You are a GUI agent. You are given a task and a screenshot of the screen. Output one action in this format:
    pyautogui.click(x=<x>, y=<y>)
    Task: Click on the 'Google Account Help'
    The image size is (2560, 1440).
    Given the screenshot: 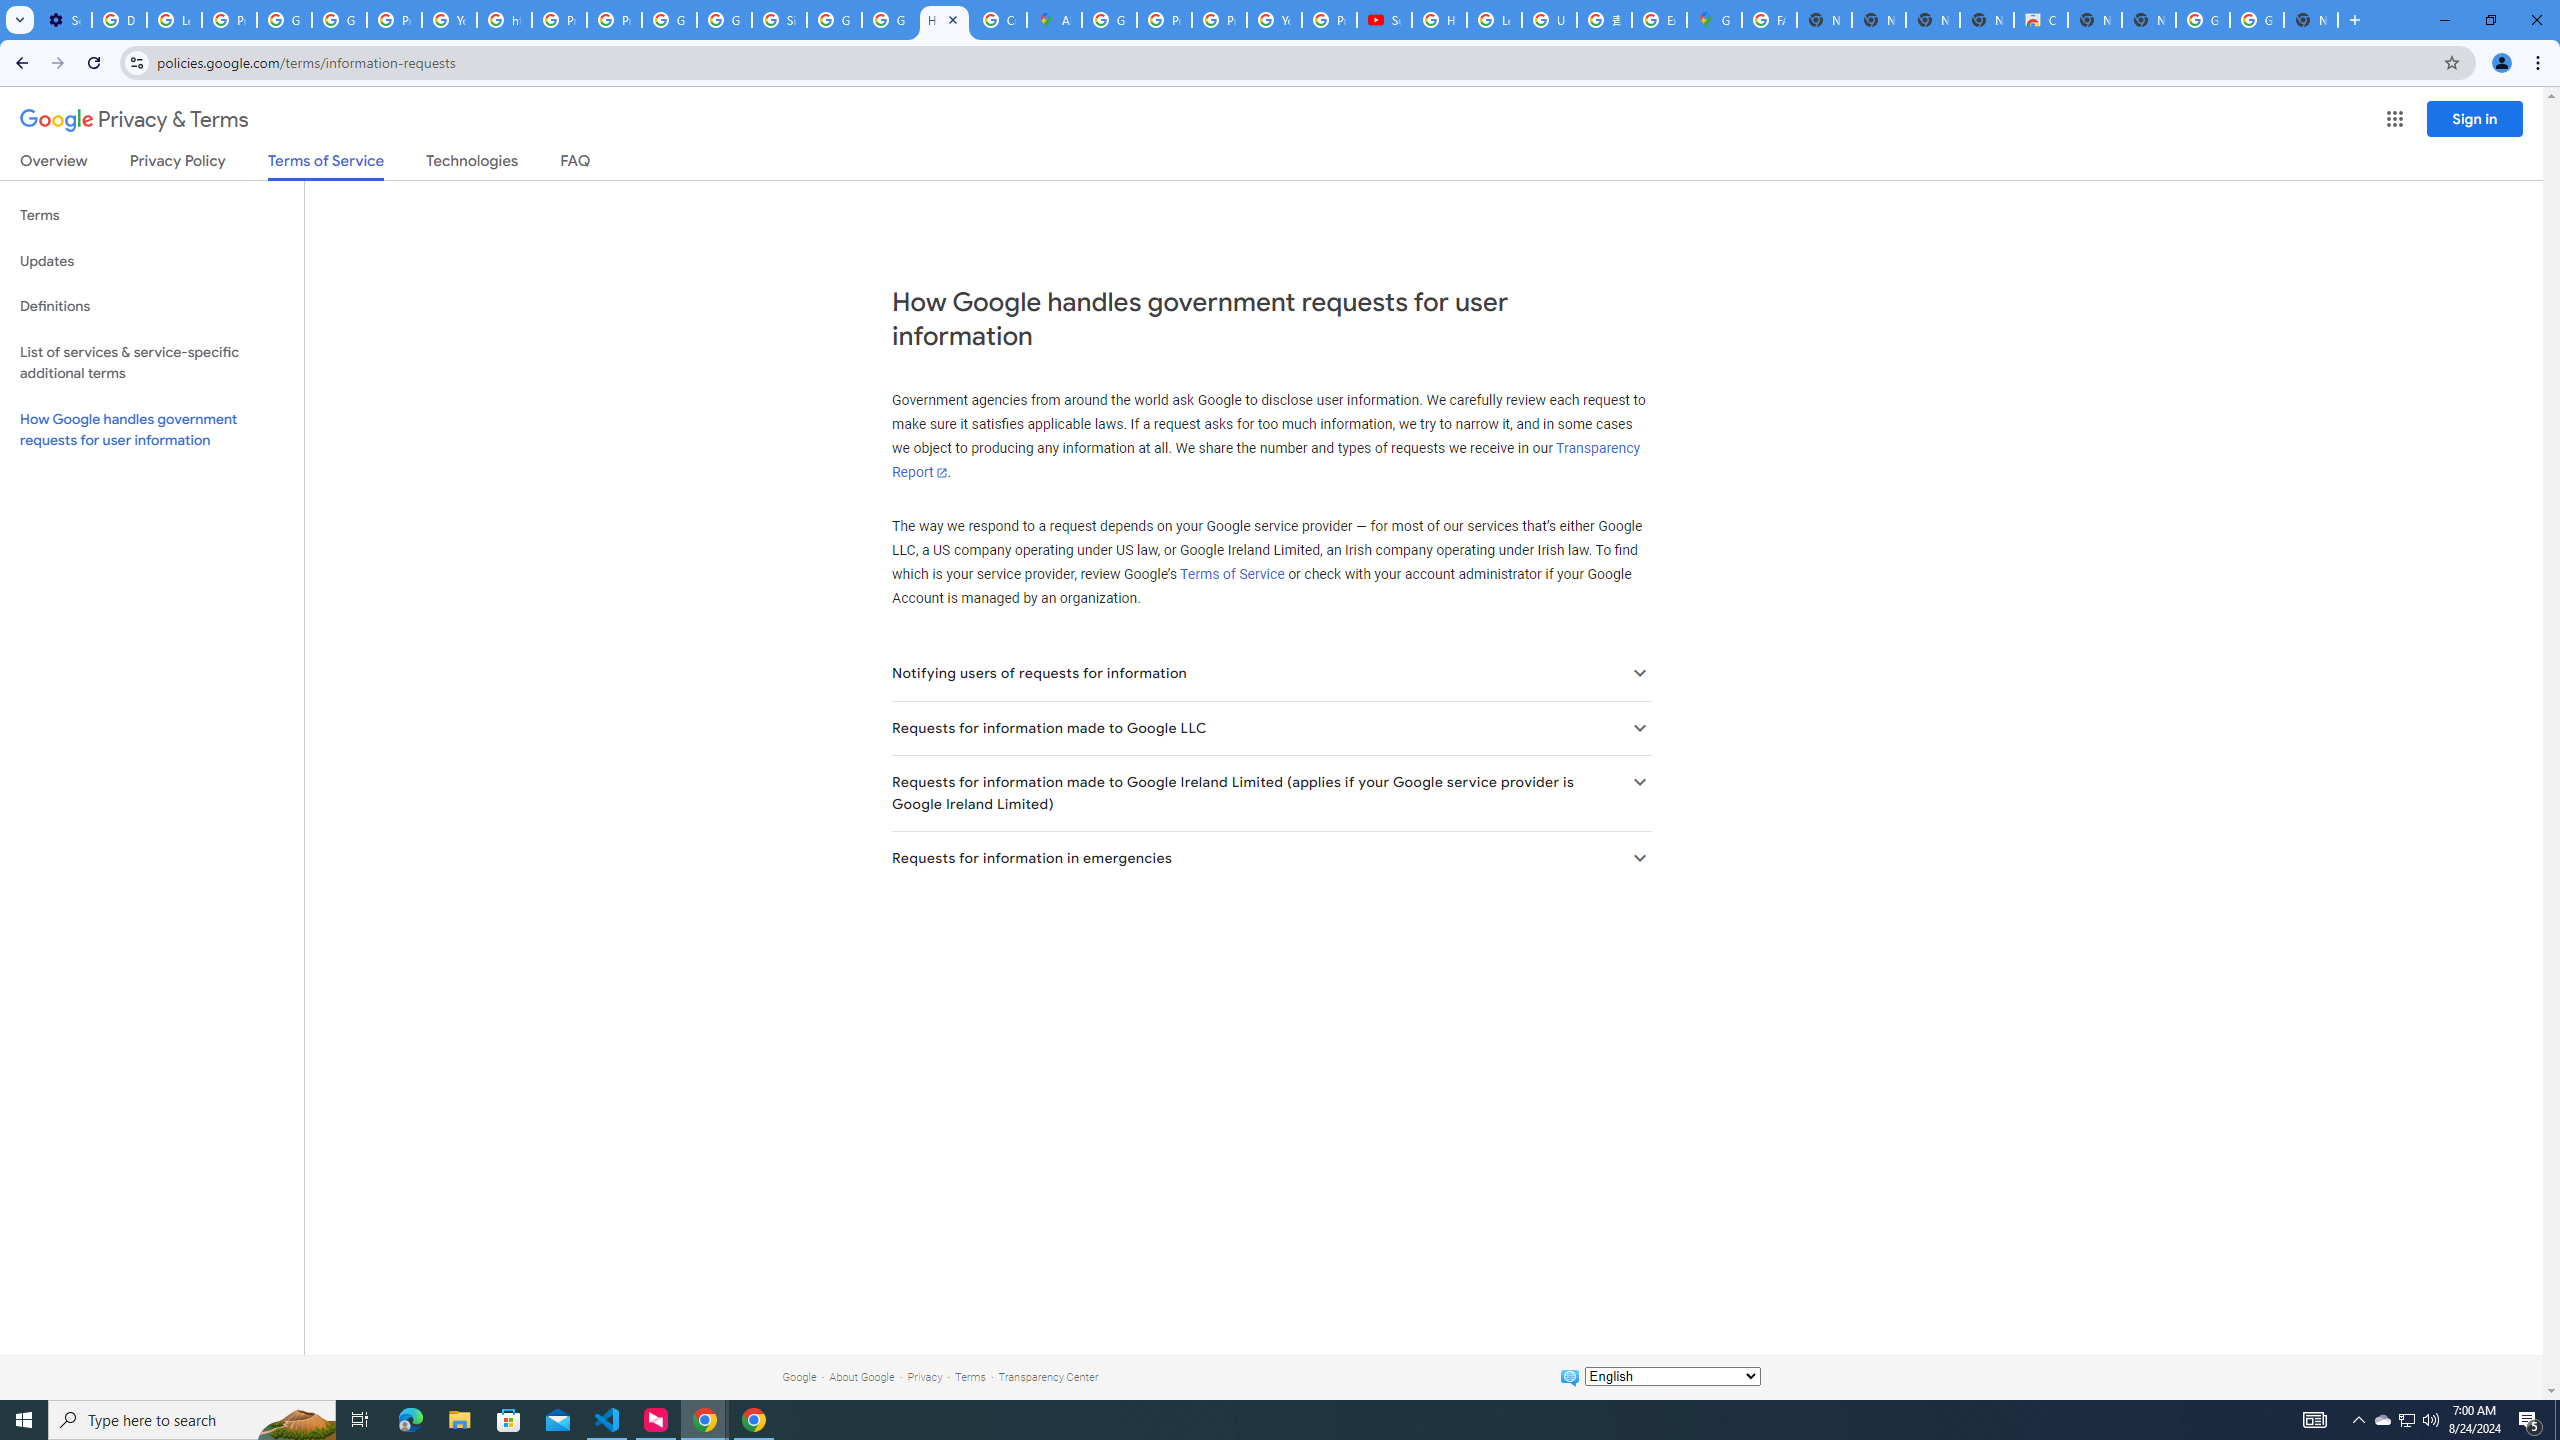 What is the action you would take?
    pyautogui.click(x=284, y=19)
    